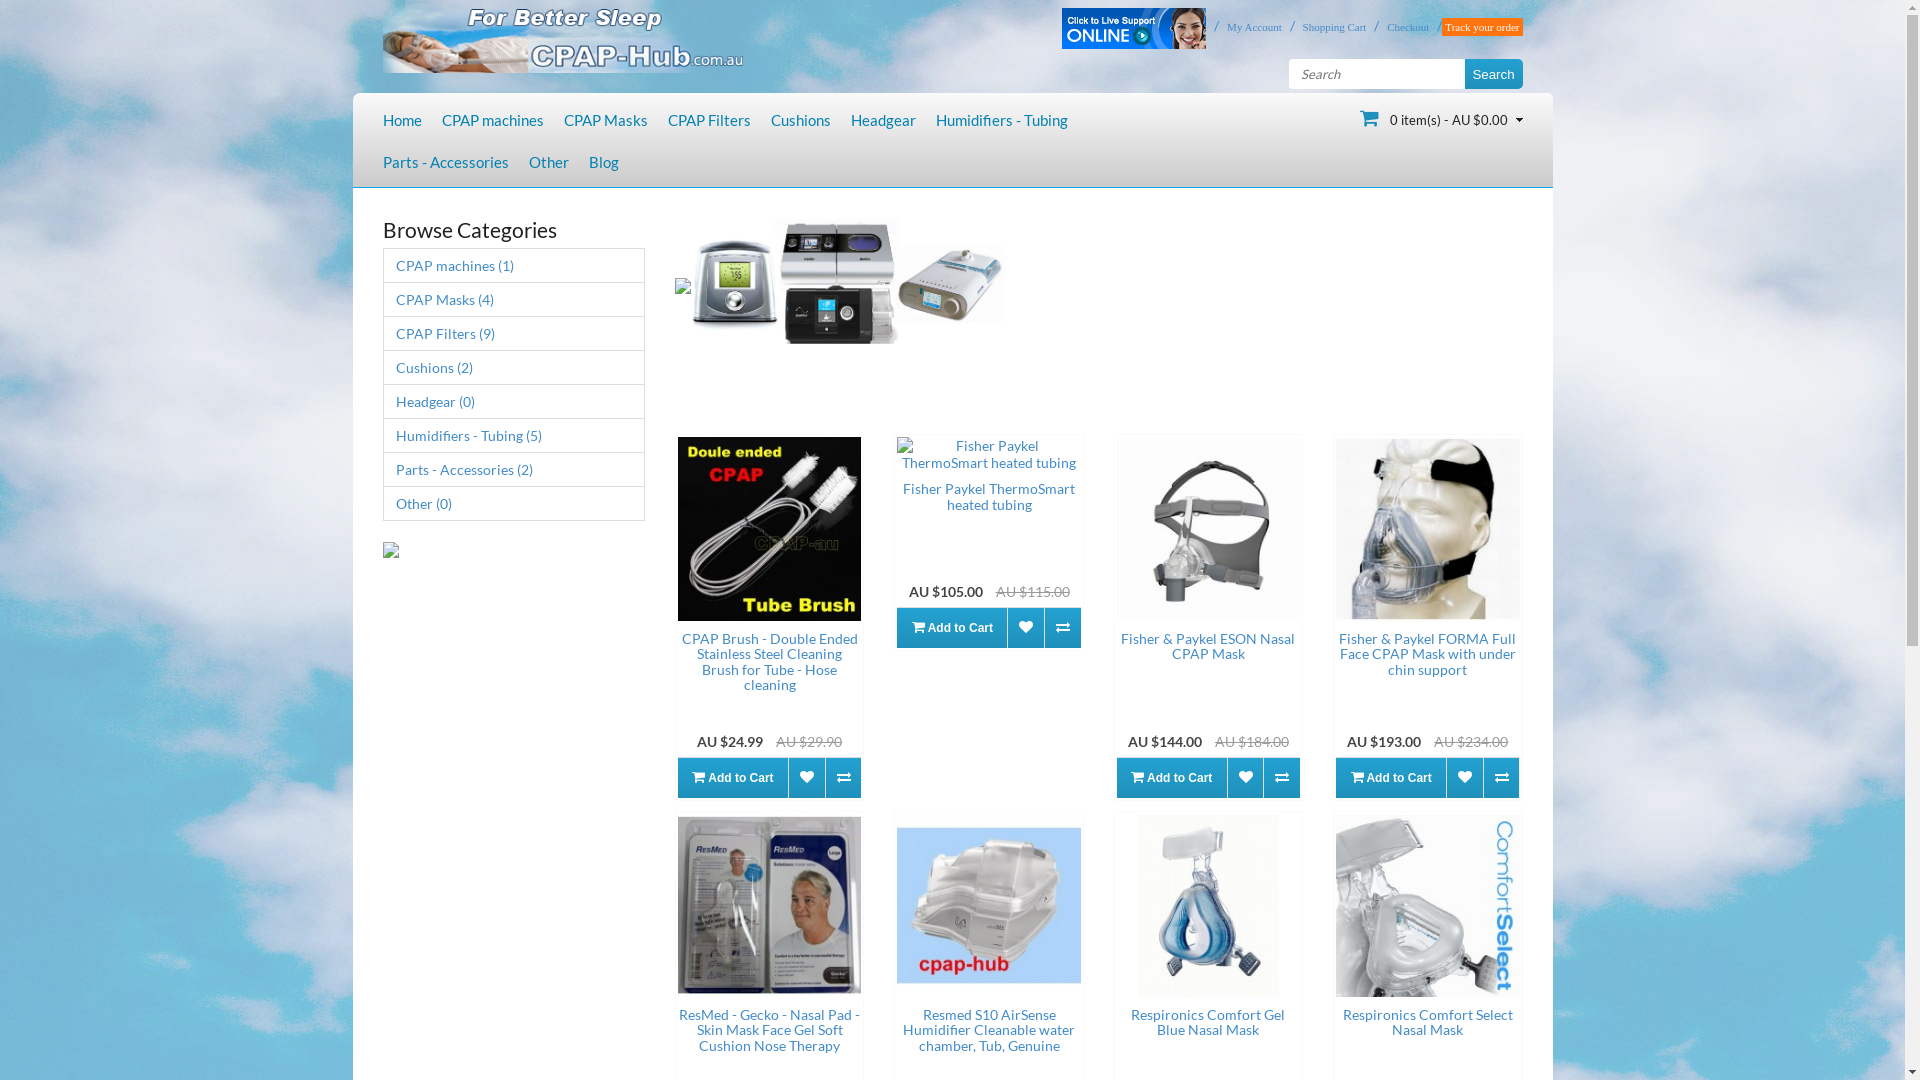  What do you see at coordinates (513, 367) in the screenshot?
I see `'Cushions (2)'` at bounding box center [513, 367].